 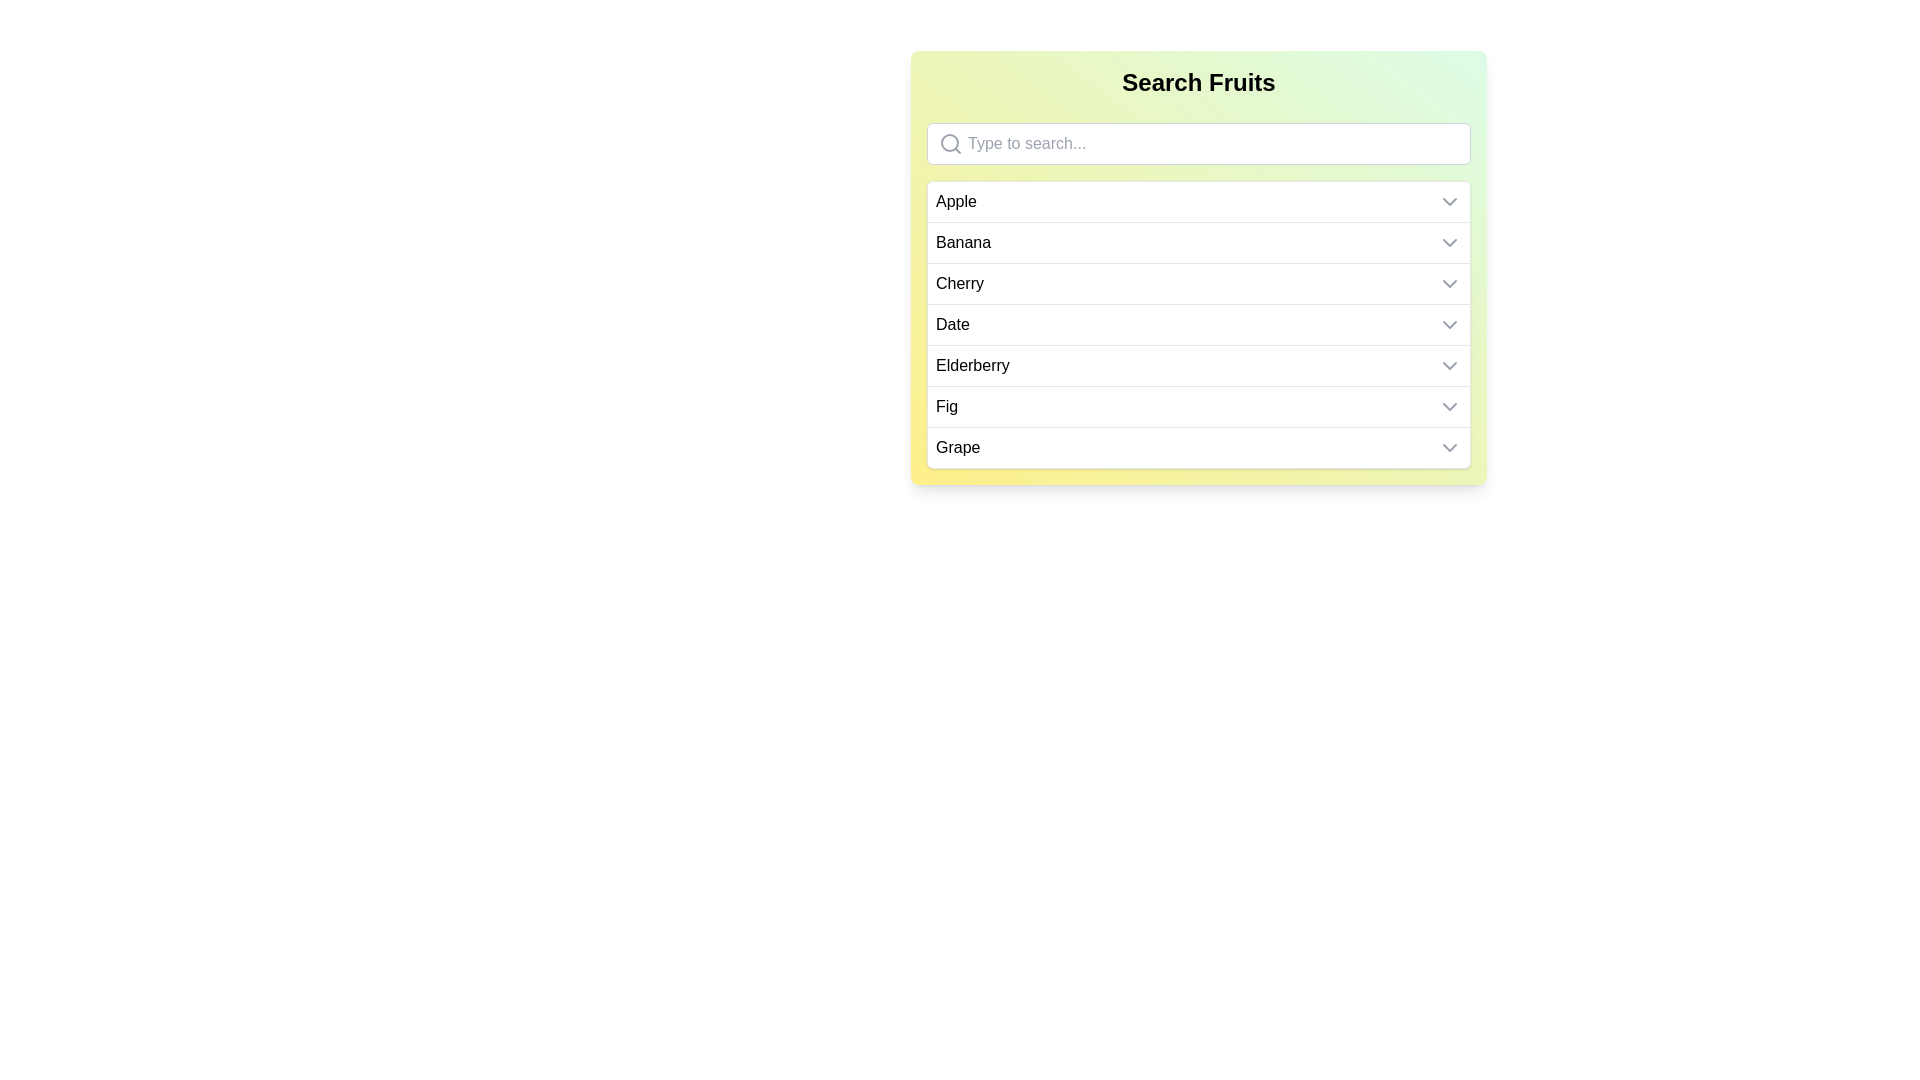 I want to click on the downward-pointing chevron icon styled with a smooth gray color on the far right of the 'Grape' row in the 'Search Fruits' list, so click(x=1449, y=446).